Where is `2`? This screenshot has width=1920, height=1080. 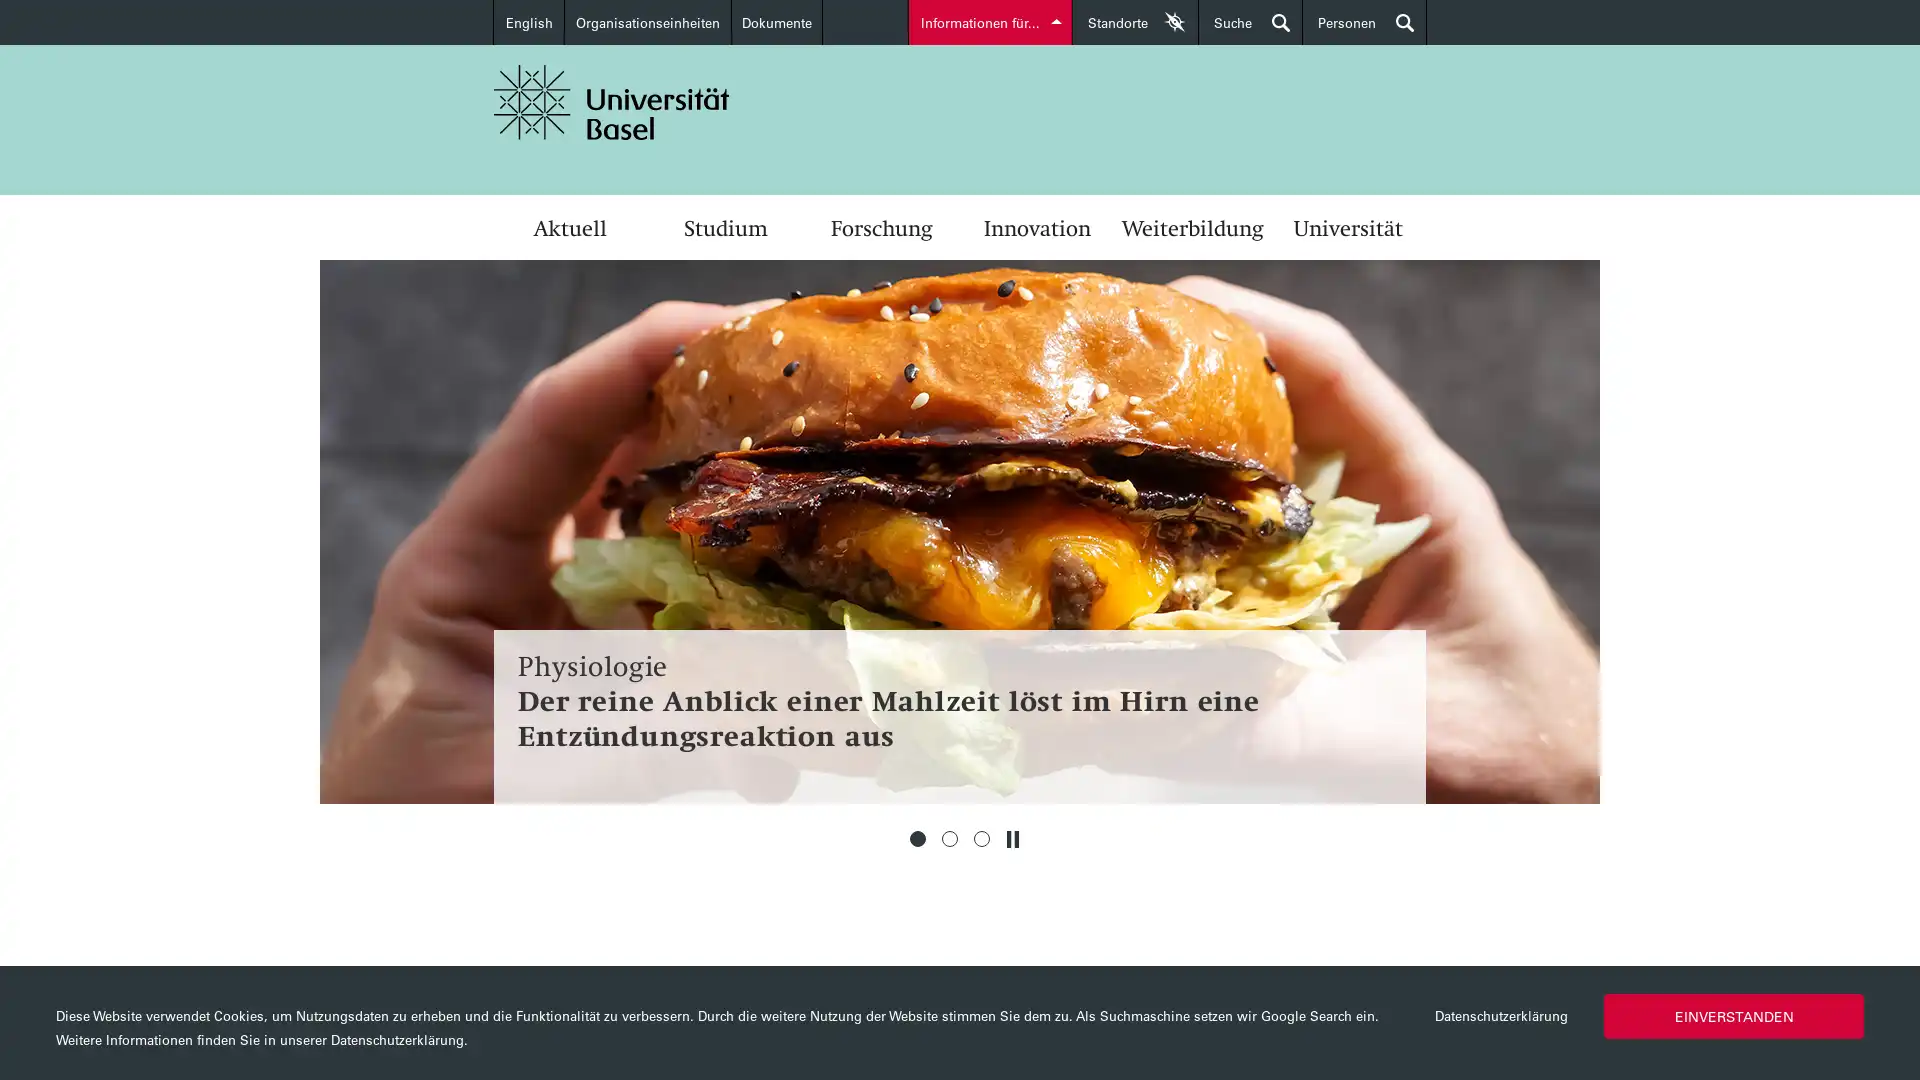
2 is located at coordinates (948, 839).